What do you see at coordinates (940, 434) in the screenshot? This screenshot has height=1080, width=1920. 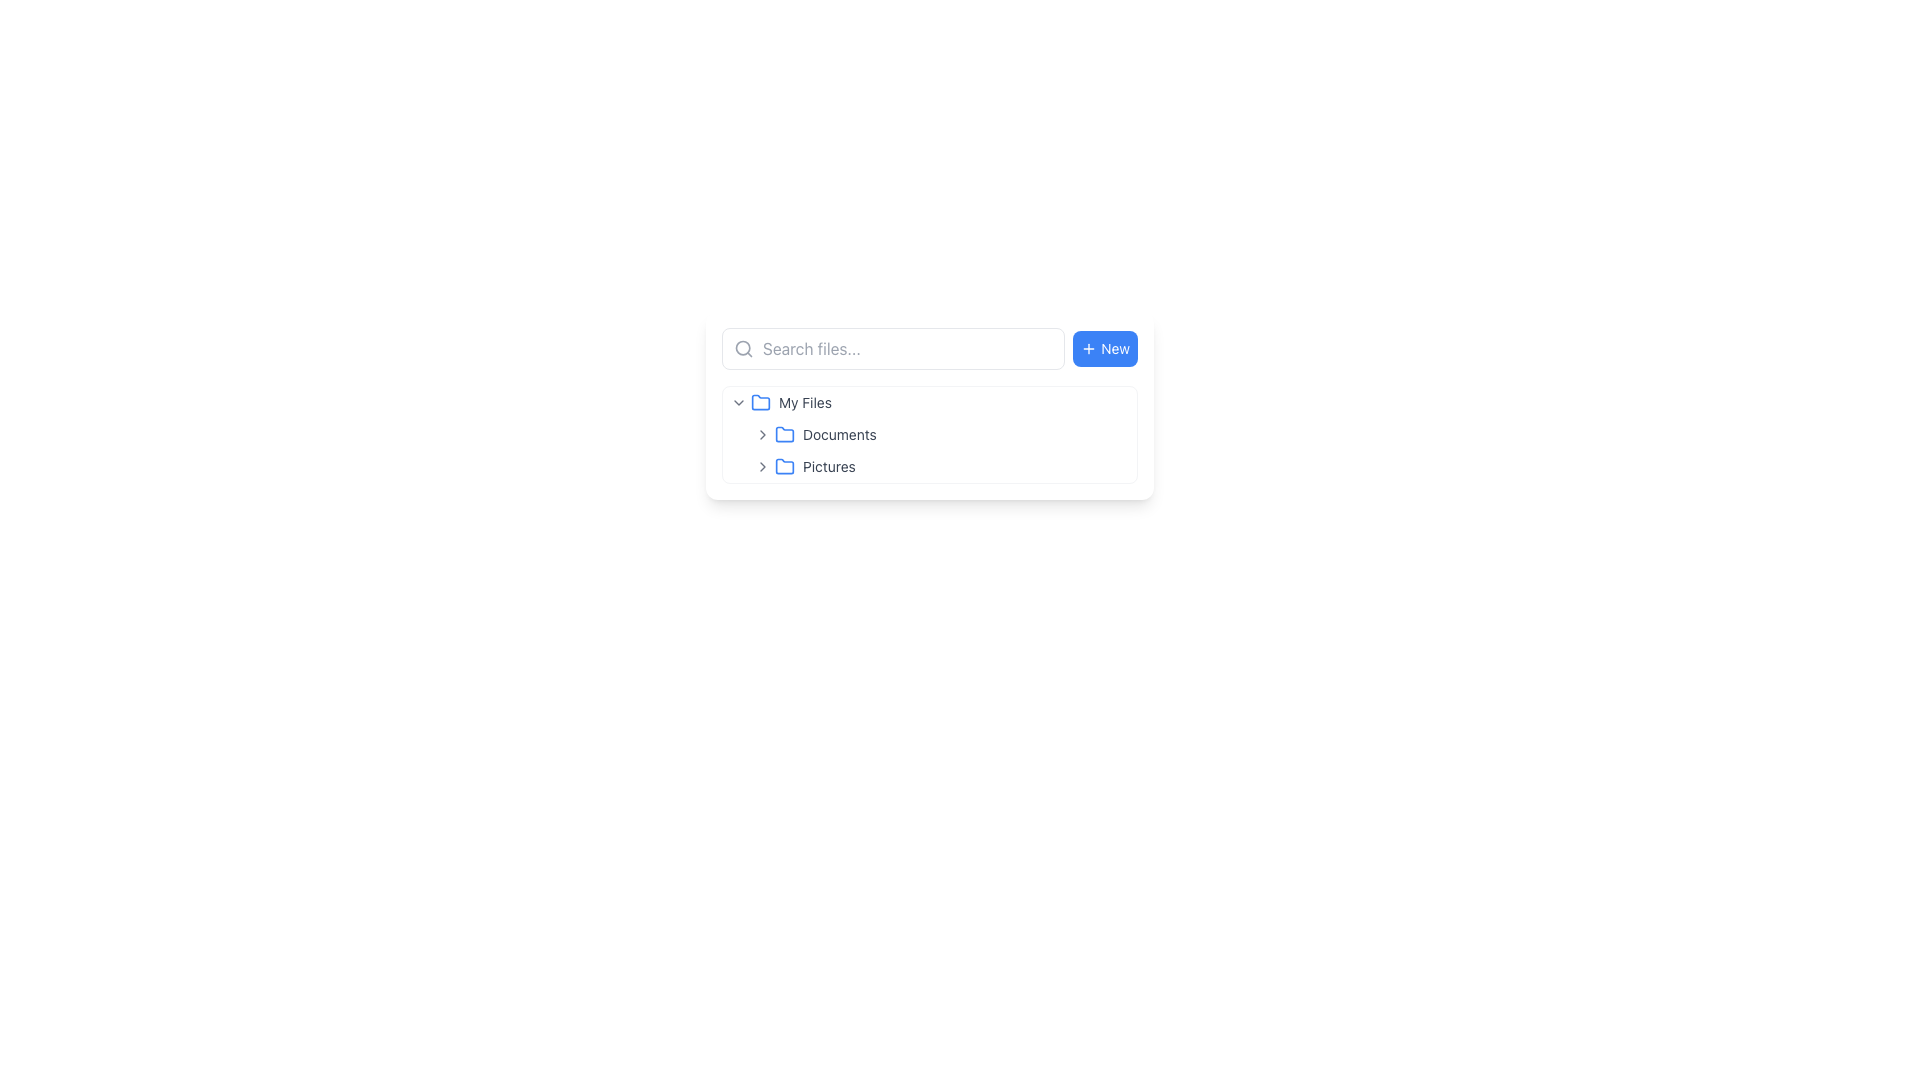 I see `the 'Documents' menu item located in the second row under the 'My Files' section` at bounding box center [940, 434].